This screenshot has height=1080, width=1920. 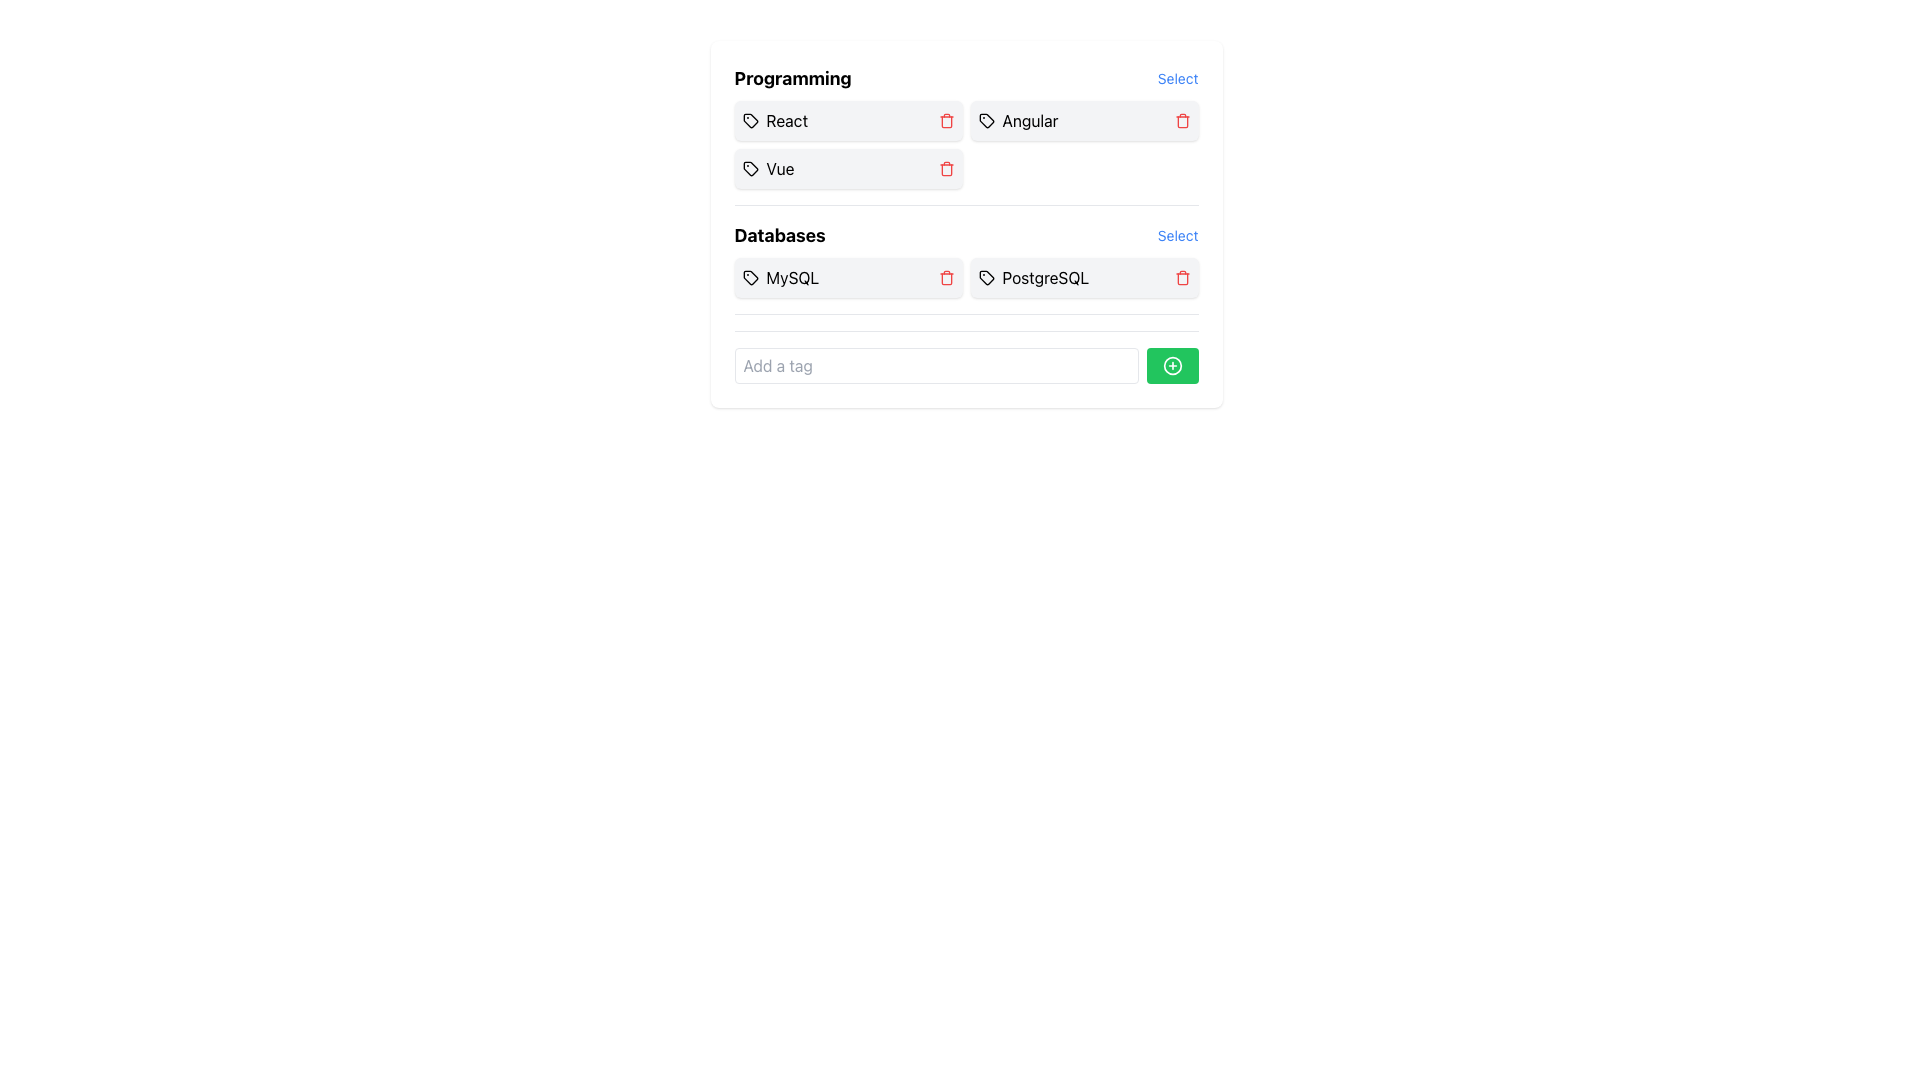 What do you see at coordinates (986, 120) in the screenshot?
I see `the tag-shaped SVG icon located to the left of the text 'Angular' in the 'Programming' section` at bounding box center [986, 120].